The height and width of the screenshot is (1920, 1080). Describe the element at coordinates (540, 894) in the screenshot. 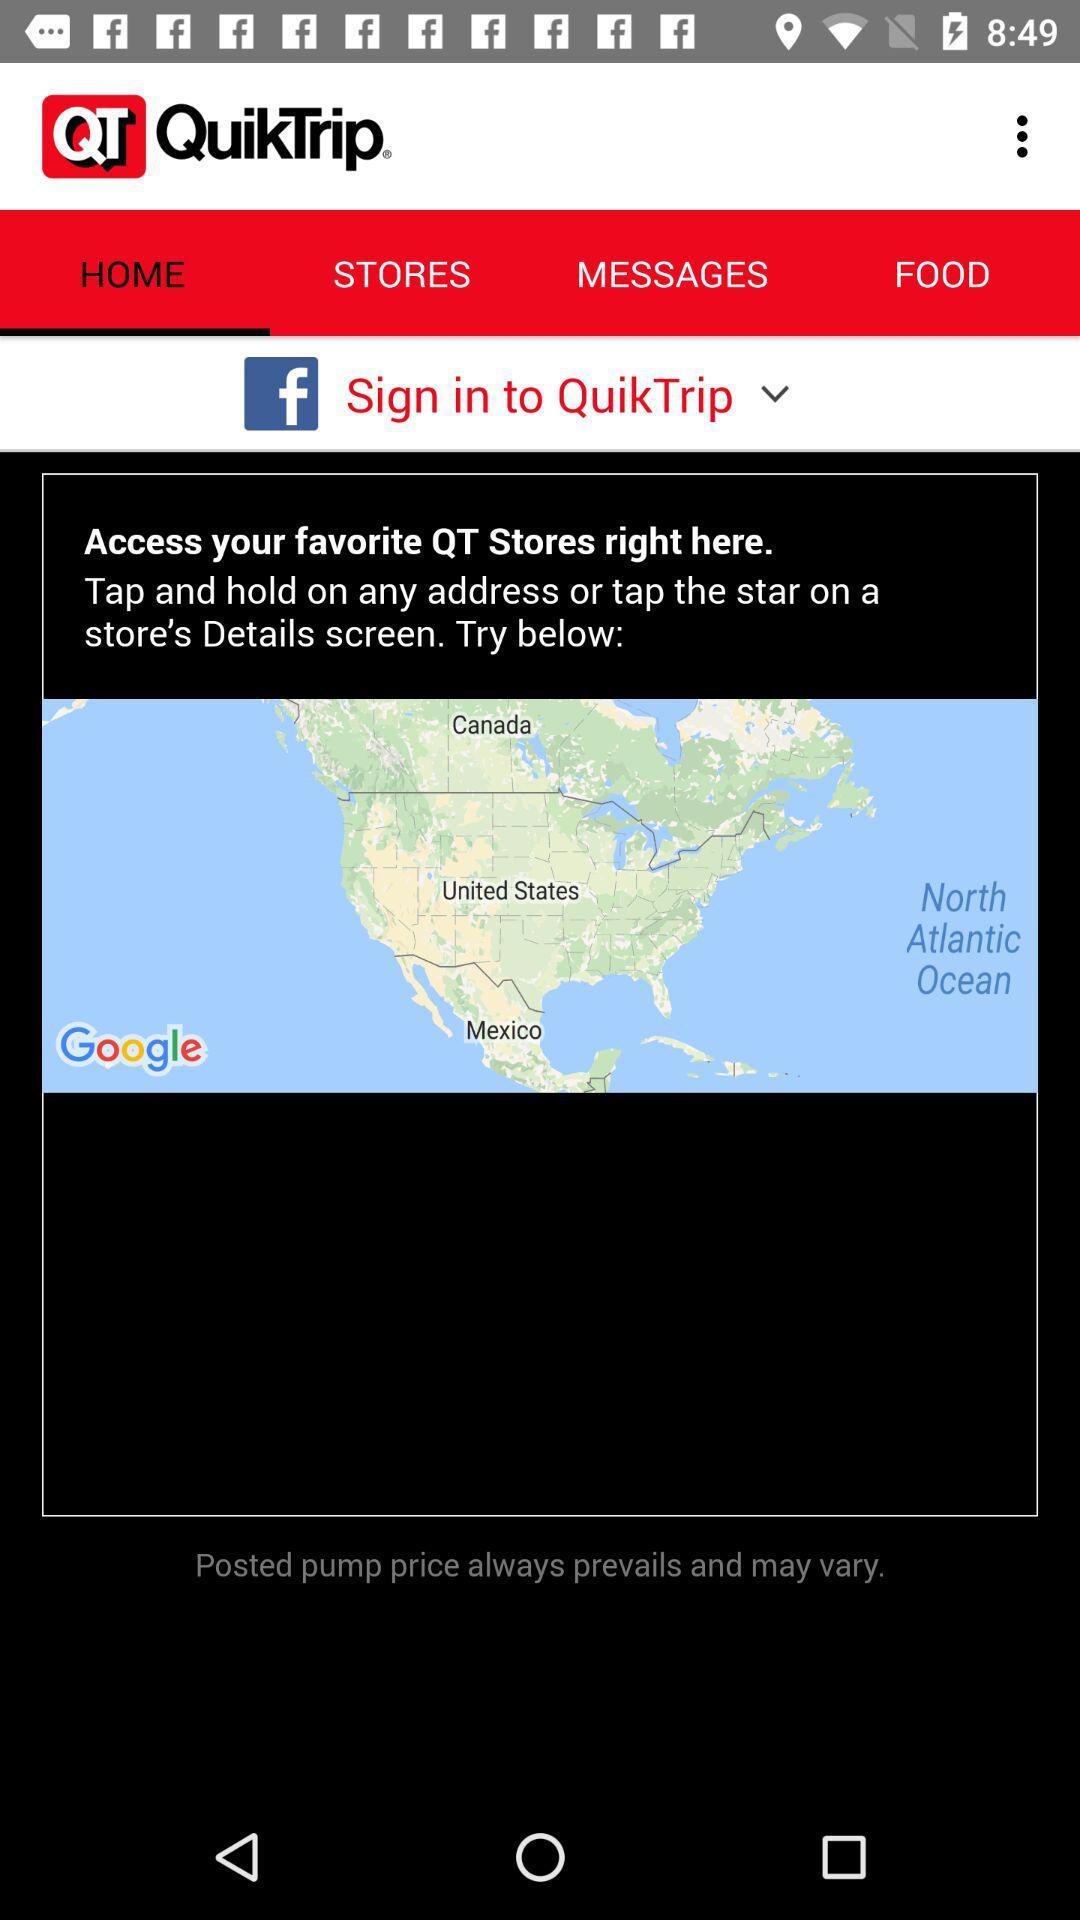

I see `item above posted pump price icon` at that location.